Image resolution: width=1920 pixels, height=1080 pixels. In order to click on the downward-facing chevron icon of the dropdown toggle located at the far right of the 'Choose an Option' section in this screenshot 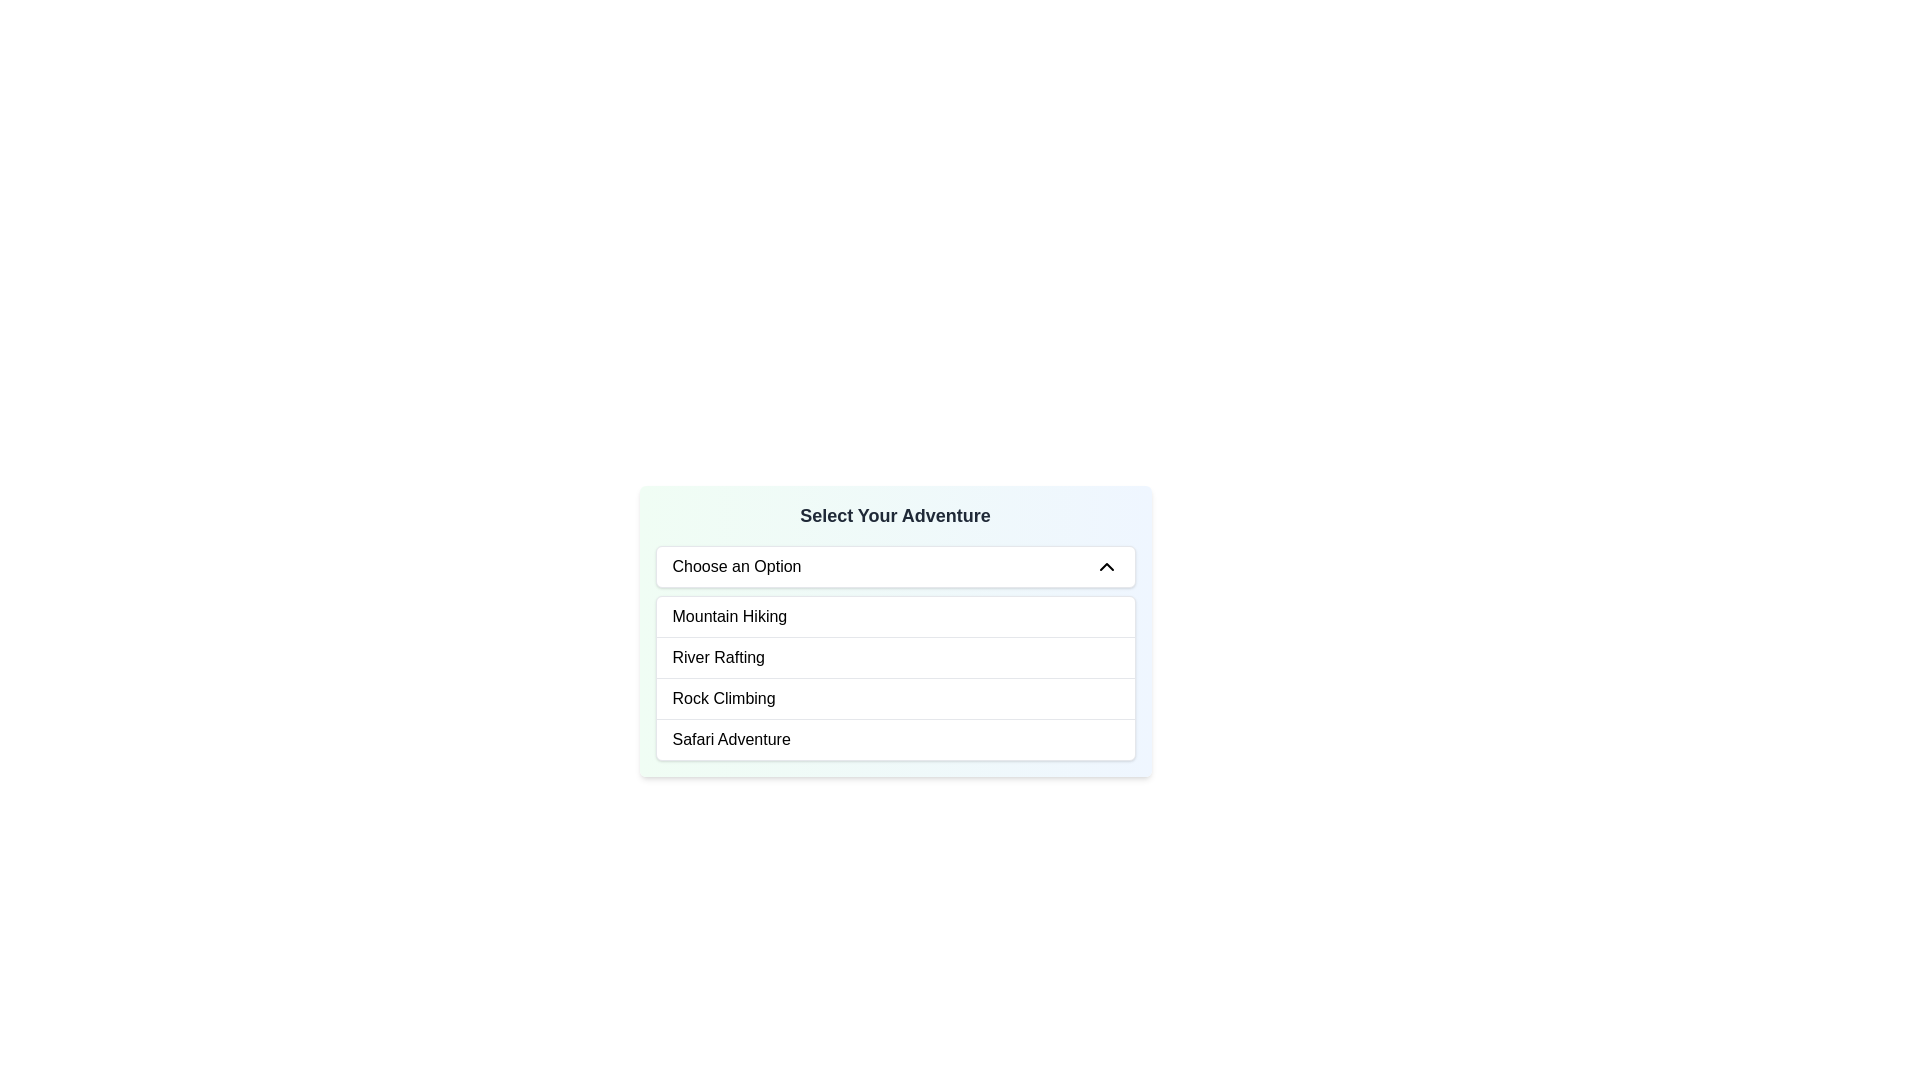, I will do `click(1105, 567)`.